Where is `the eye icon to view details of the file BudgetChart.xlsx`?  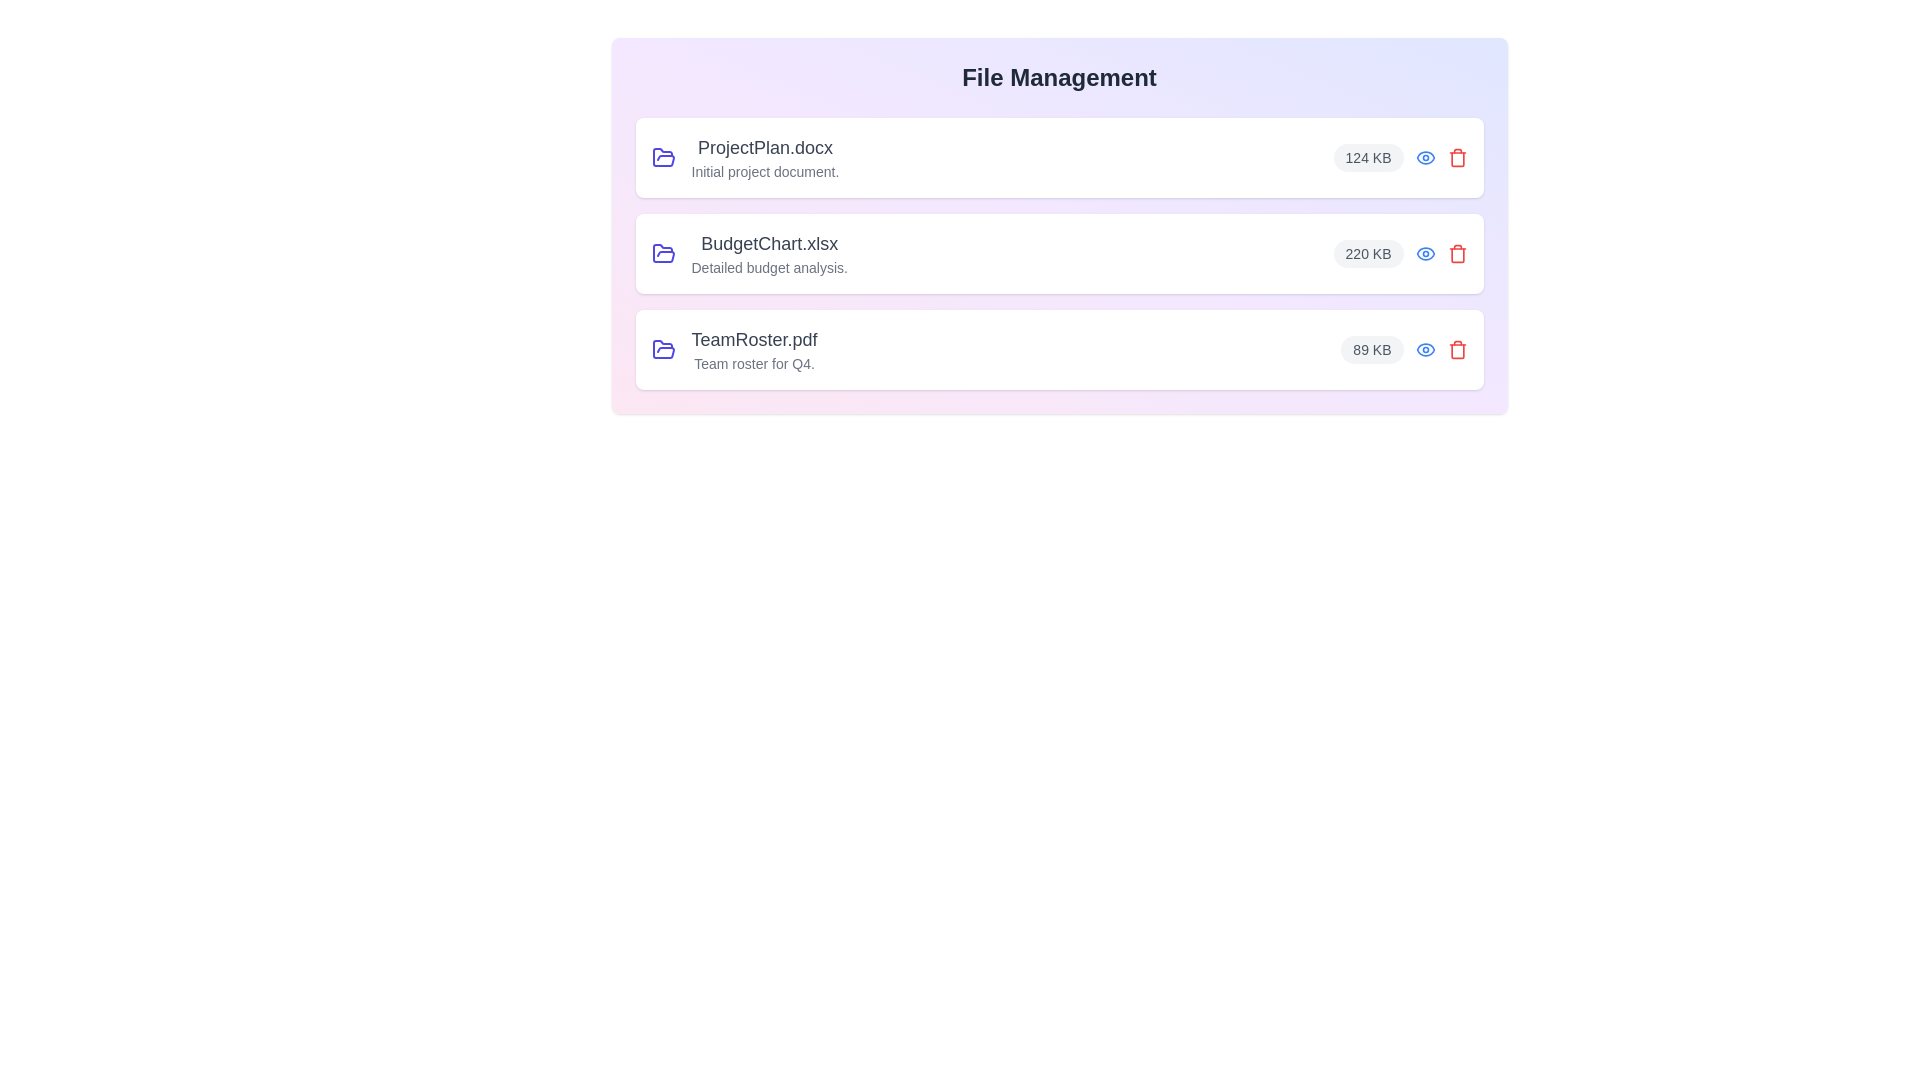 the eye icon to view details of the file BudgetChart.xlsx is located at coordinates (1424, 253).